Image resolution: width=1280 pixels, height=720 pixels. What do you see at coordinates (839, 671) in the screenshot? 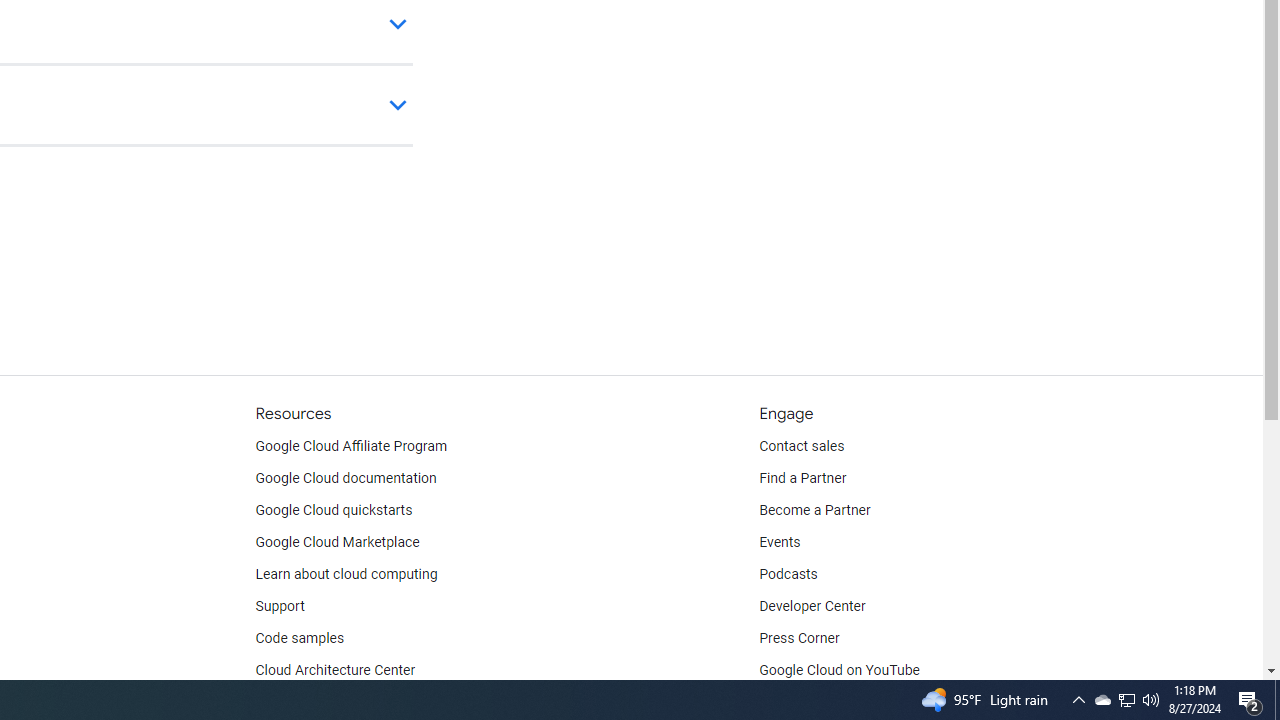
I see `'Google Cloud on YouTube'` at bounding box center [839, 671].